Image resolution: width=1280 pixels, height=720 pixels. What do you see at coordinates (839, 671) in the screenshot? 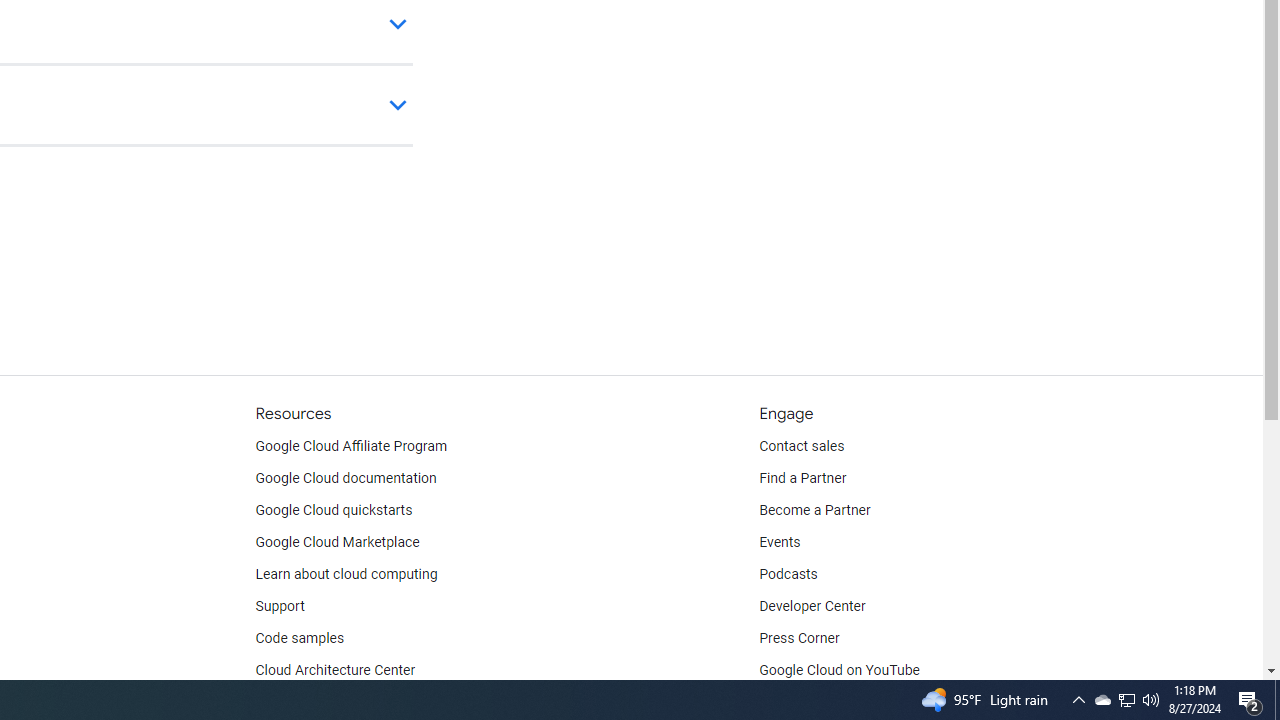
I see `'Google Cloud on YouTube'` at bounding box center [839, 671].